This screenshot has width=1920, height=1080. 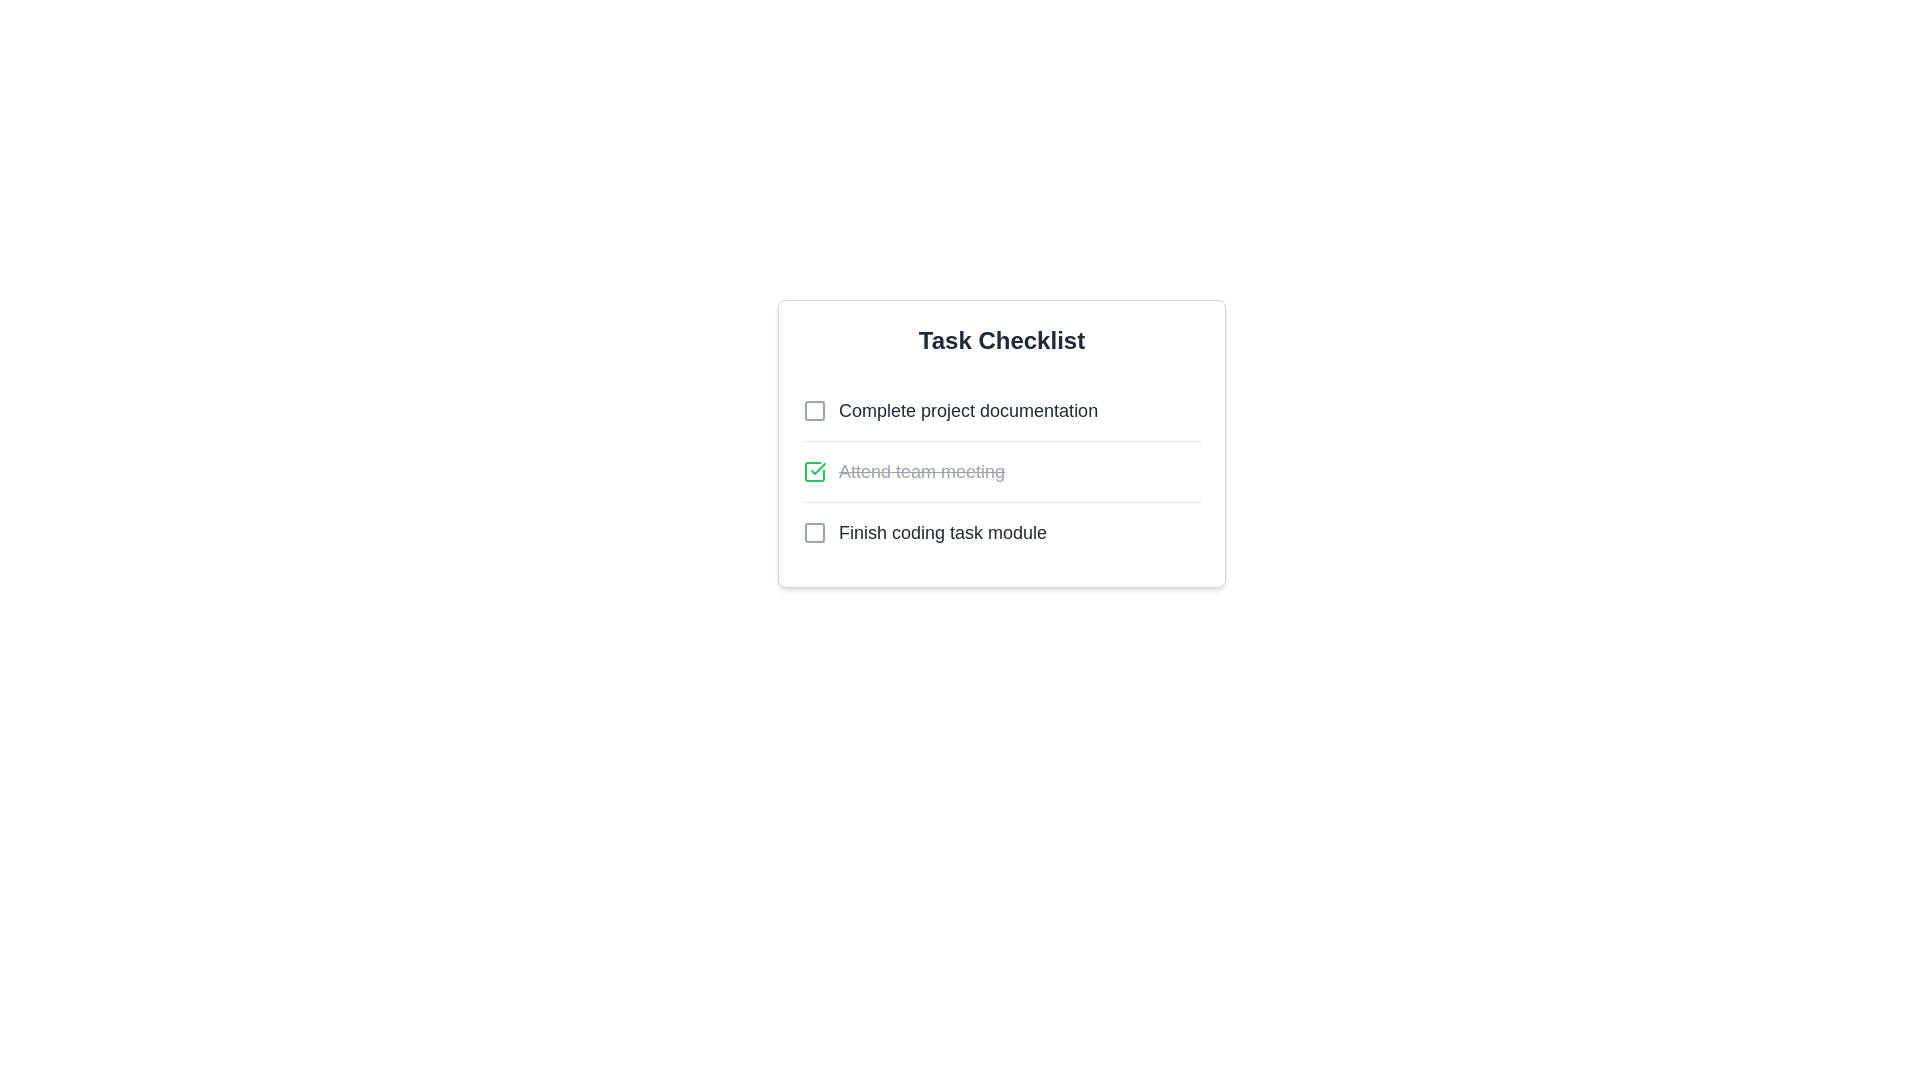 I want to click on the checkbox representing the completion status of the 'Attend team meeting' task, so click(x=815, y=471).